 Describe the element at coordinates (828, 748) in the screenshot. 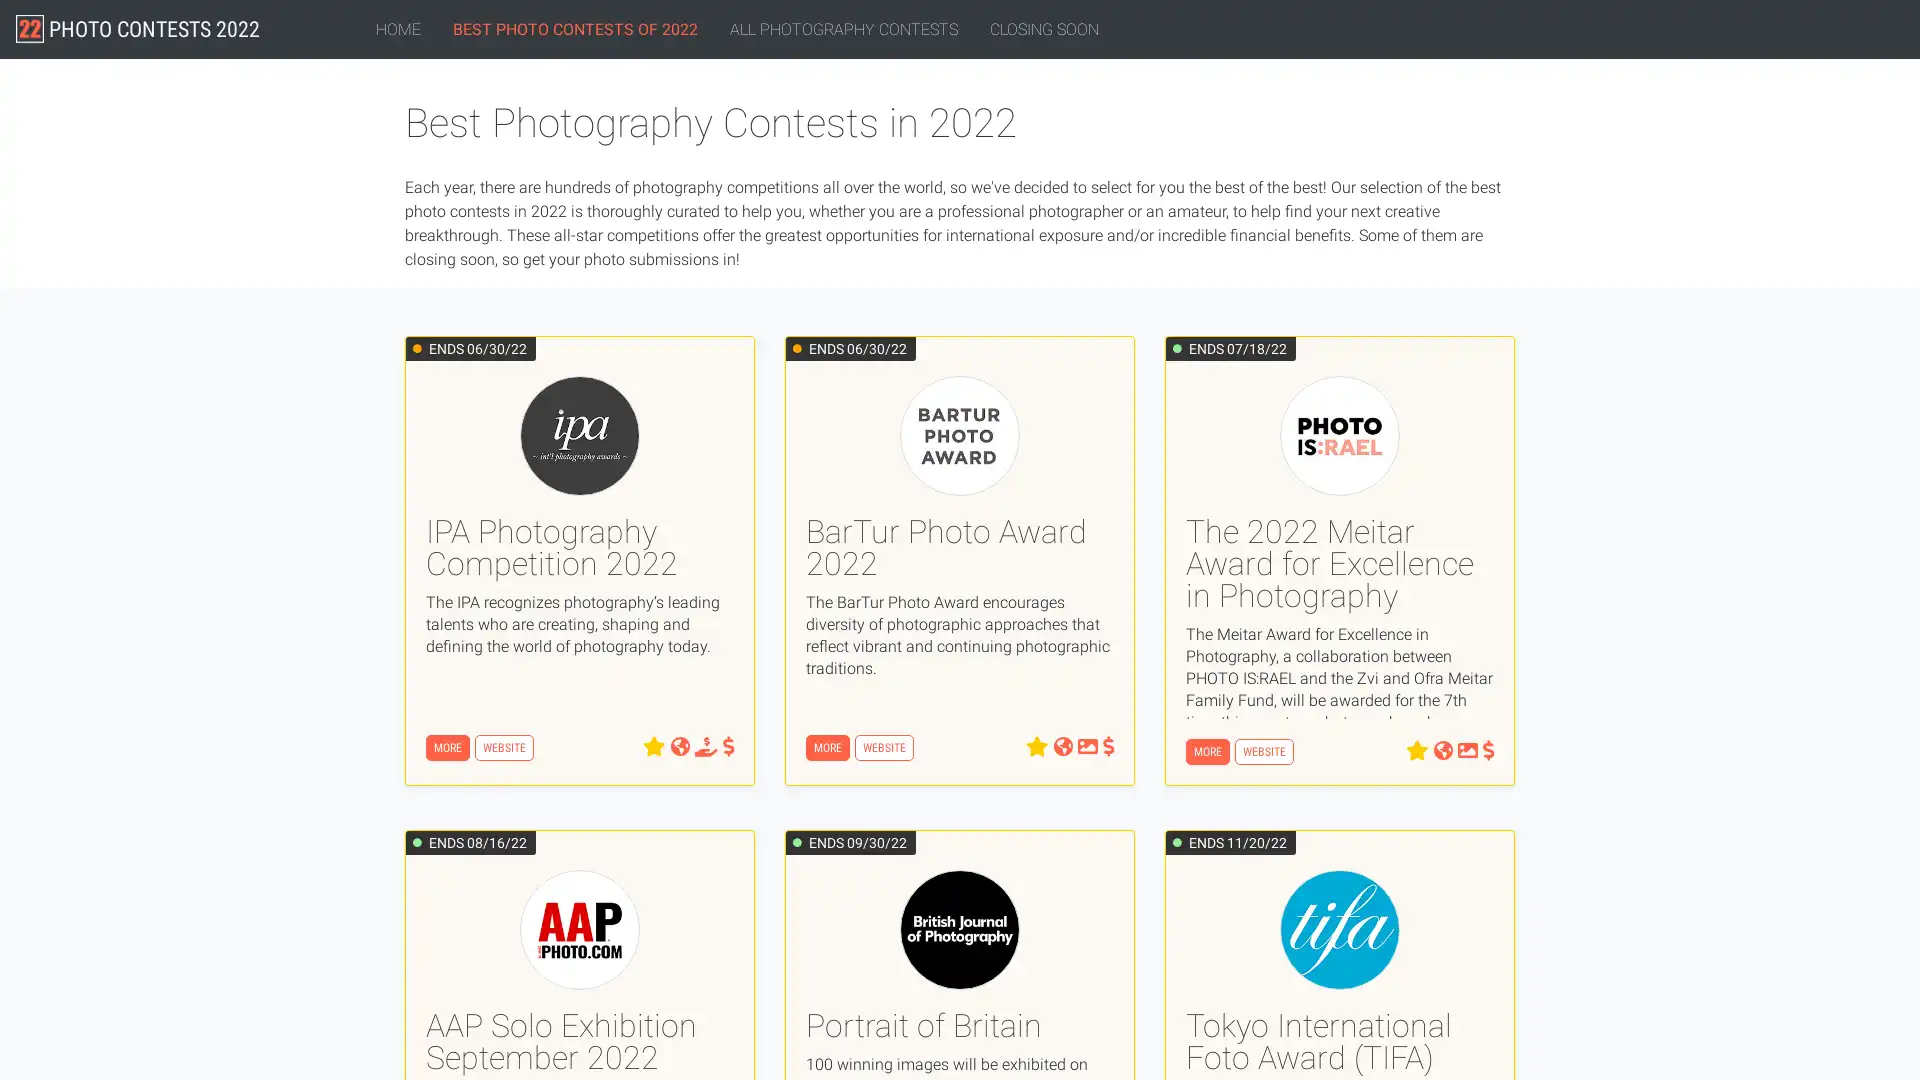

I see `MORE` at that location.